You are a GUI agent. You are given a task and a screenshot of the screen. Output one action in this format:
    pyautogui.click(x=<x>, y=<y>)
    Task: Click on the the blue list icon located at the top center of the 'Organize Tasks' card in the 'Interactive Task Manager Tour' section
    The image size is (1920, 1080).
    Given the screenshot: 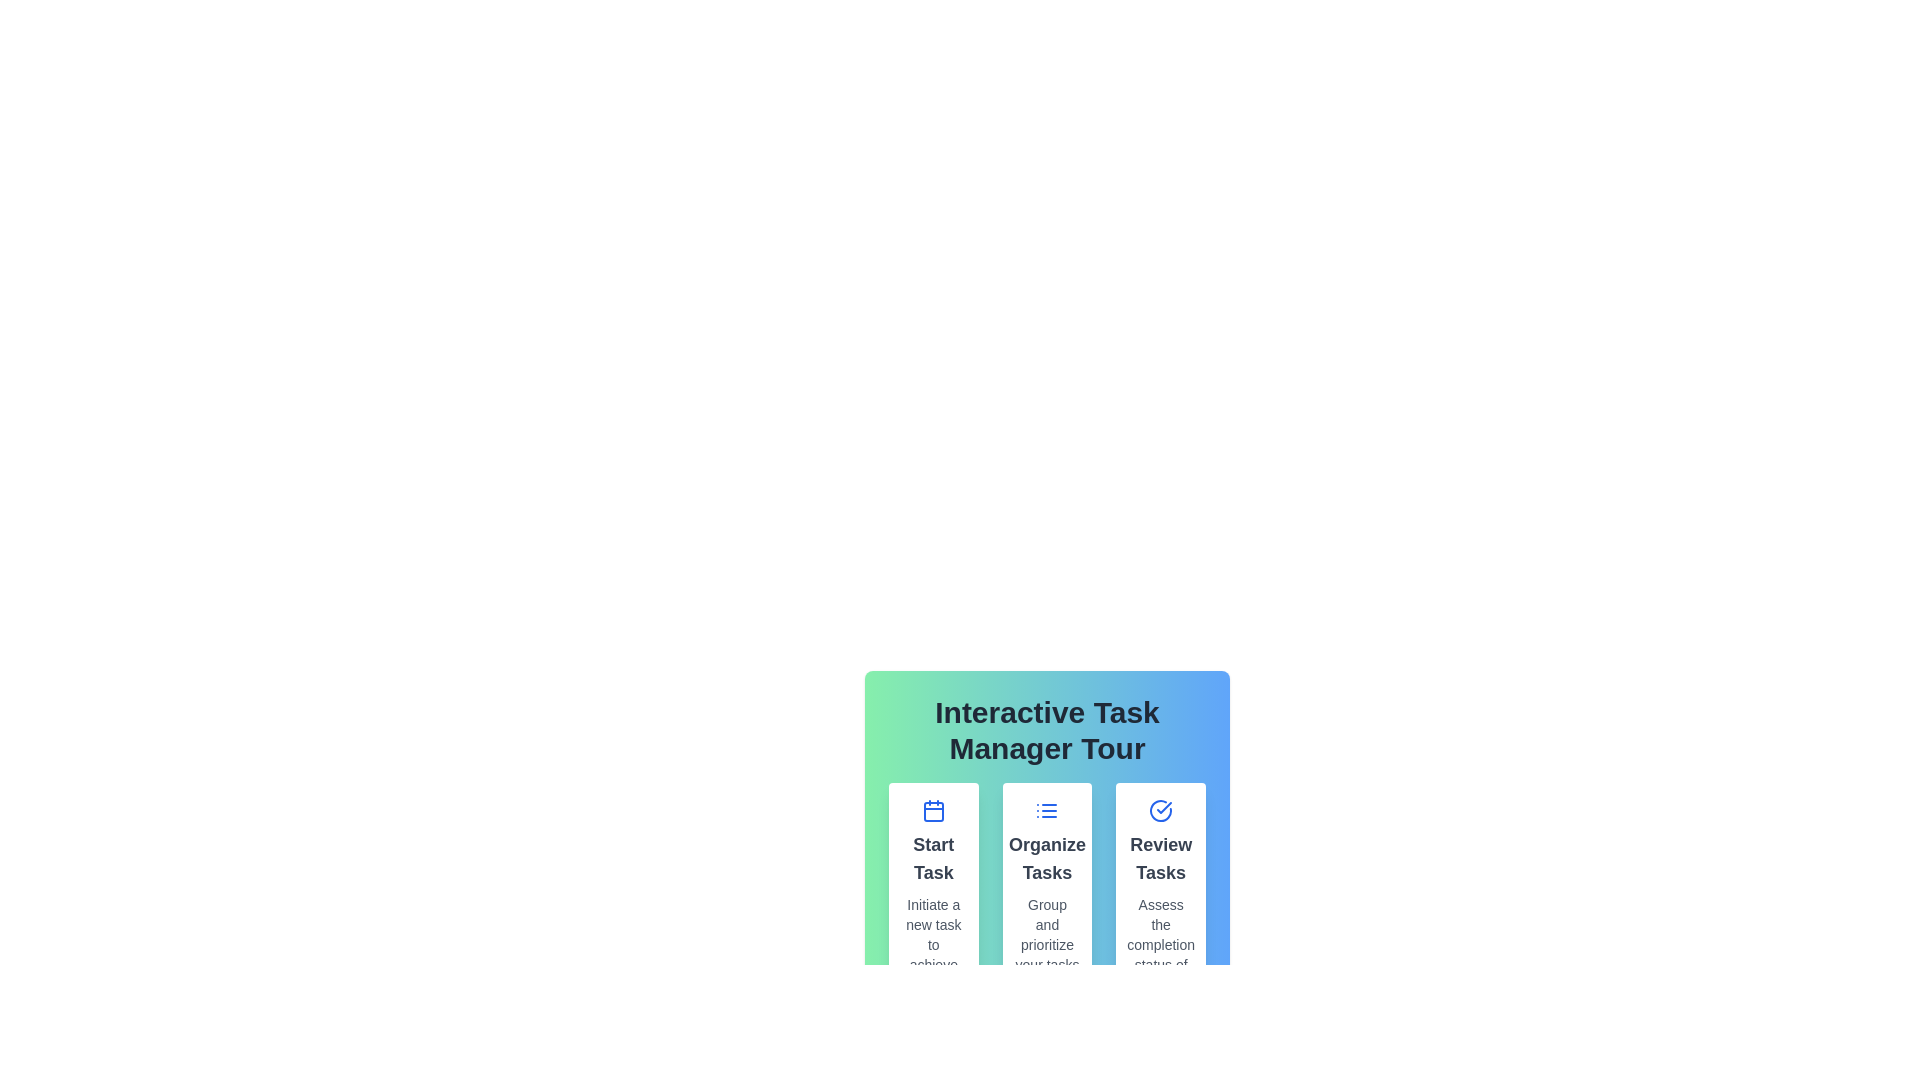 What is the action you would take?
    pyautogui.click(x=1046, y=810)
    